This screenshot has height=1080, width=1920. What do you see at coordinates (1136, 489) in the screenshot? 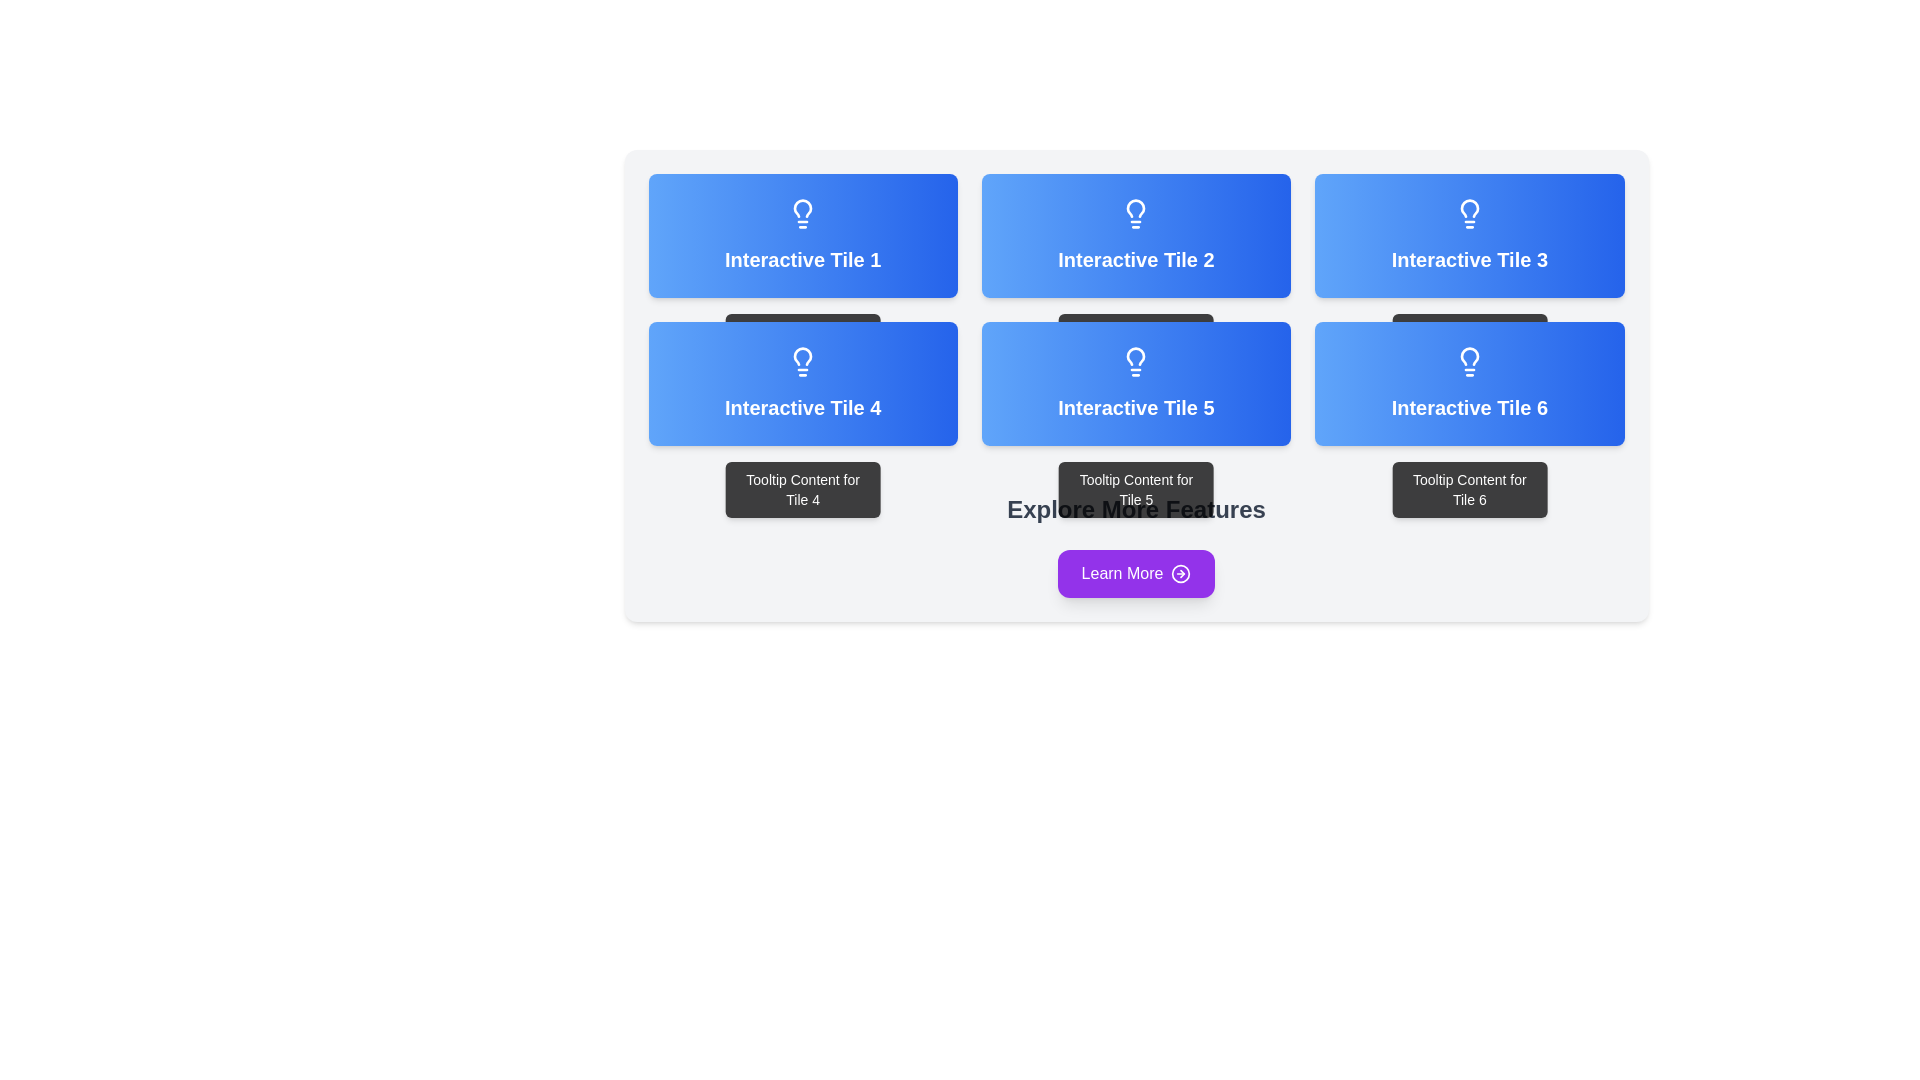
I see `the Tooltip that provides additional information related to Tile 5, located directly beneath Tile 5 in the second row of the interactive tiles` at bounding box center [1136, 489].